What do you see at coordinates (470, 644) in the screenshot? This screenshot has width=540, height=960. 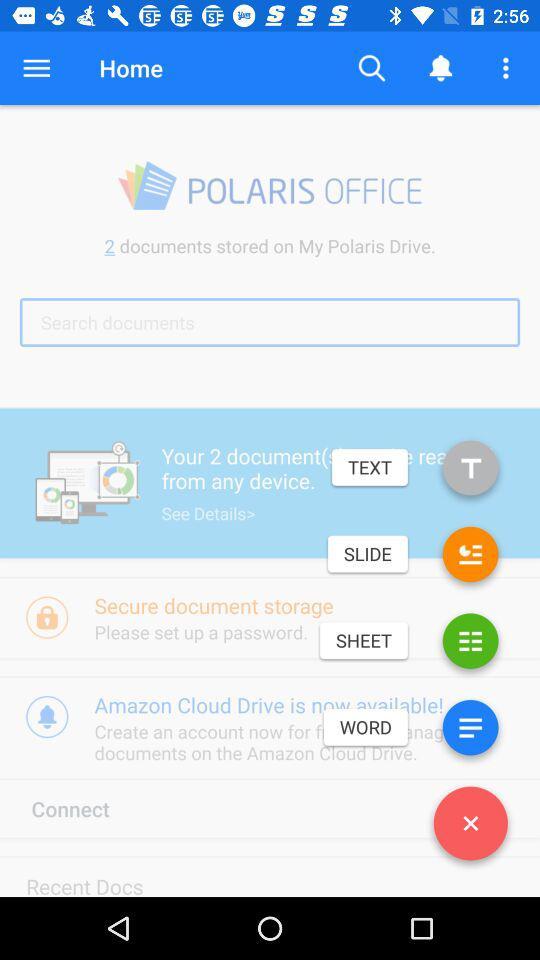 I see `the list icon` at bounding box center [470, 644].